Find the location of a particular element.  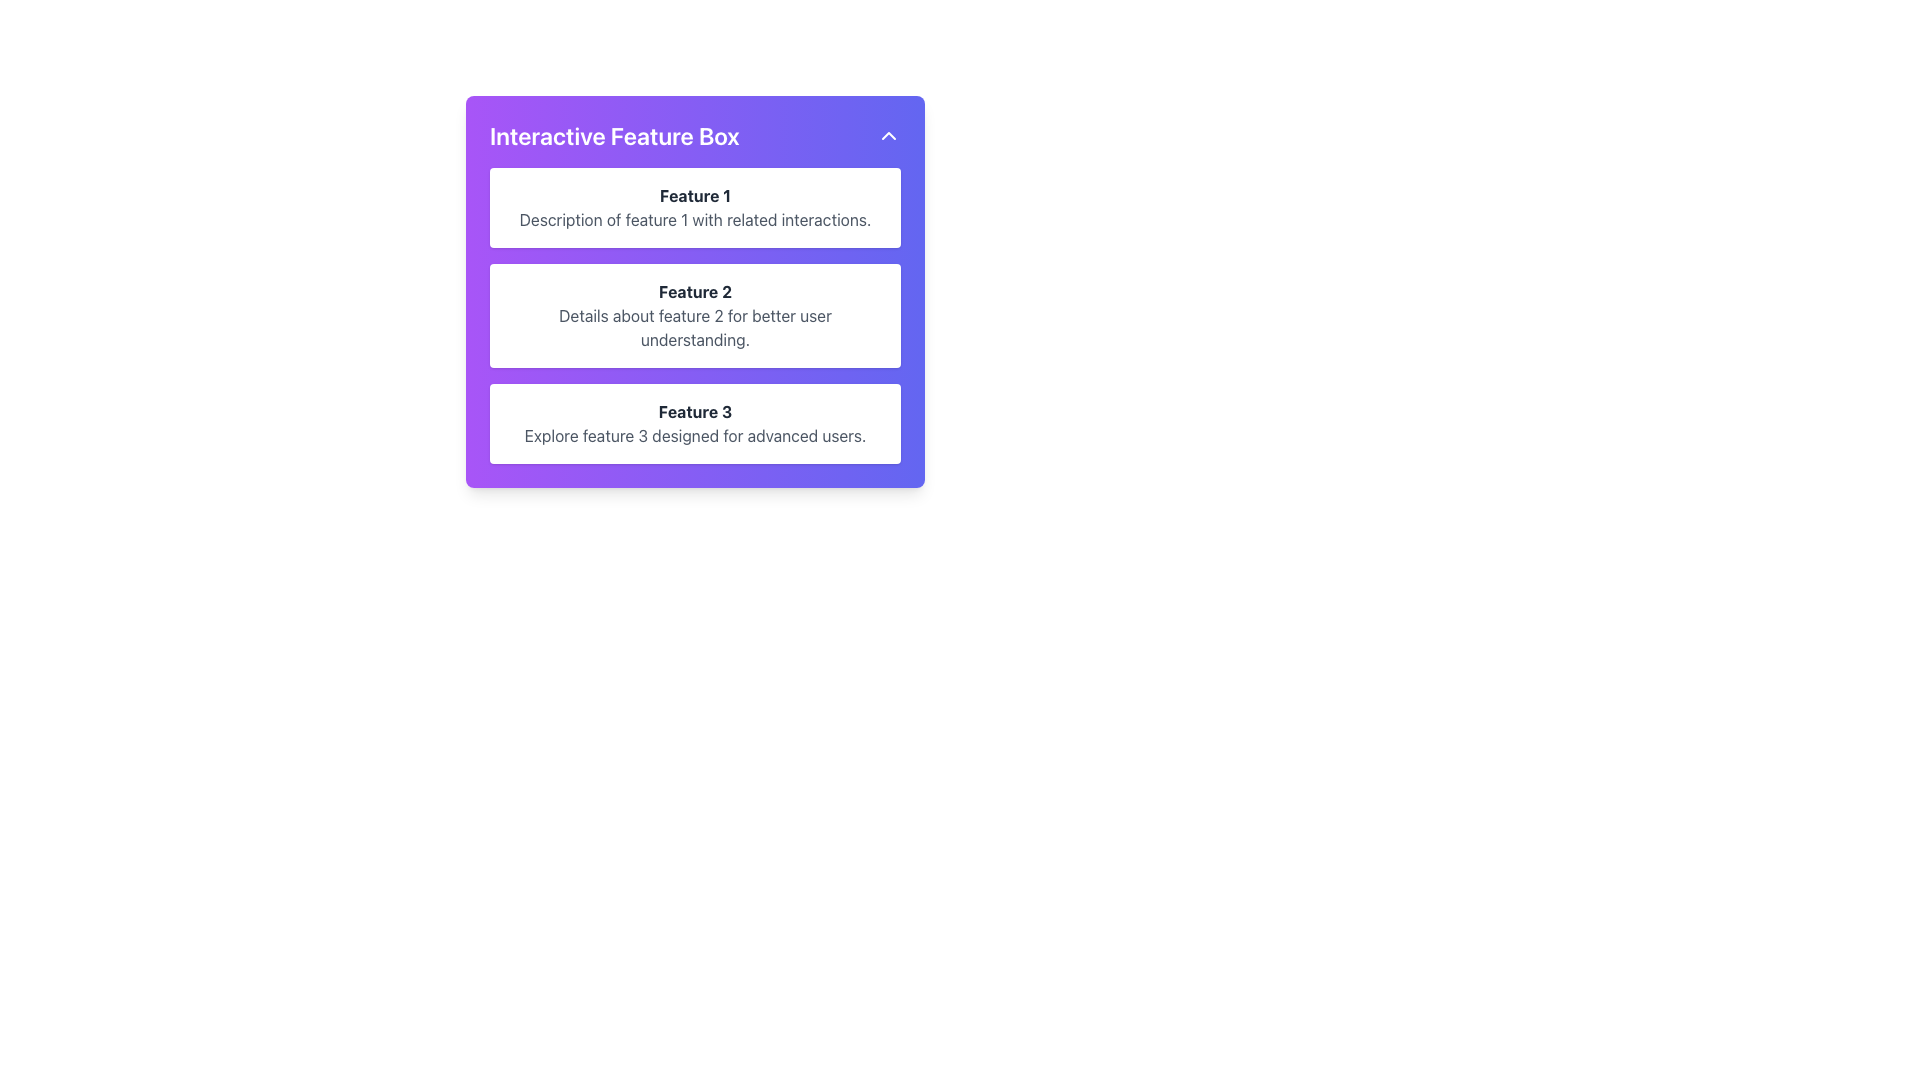

text element that displays 'Description of feature 1 with related interactions.' located within the white card below the heading 'Feature 1' is located at coordinates (695, 219).